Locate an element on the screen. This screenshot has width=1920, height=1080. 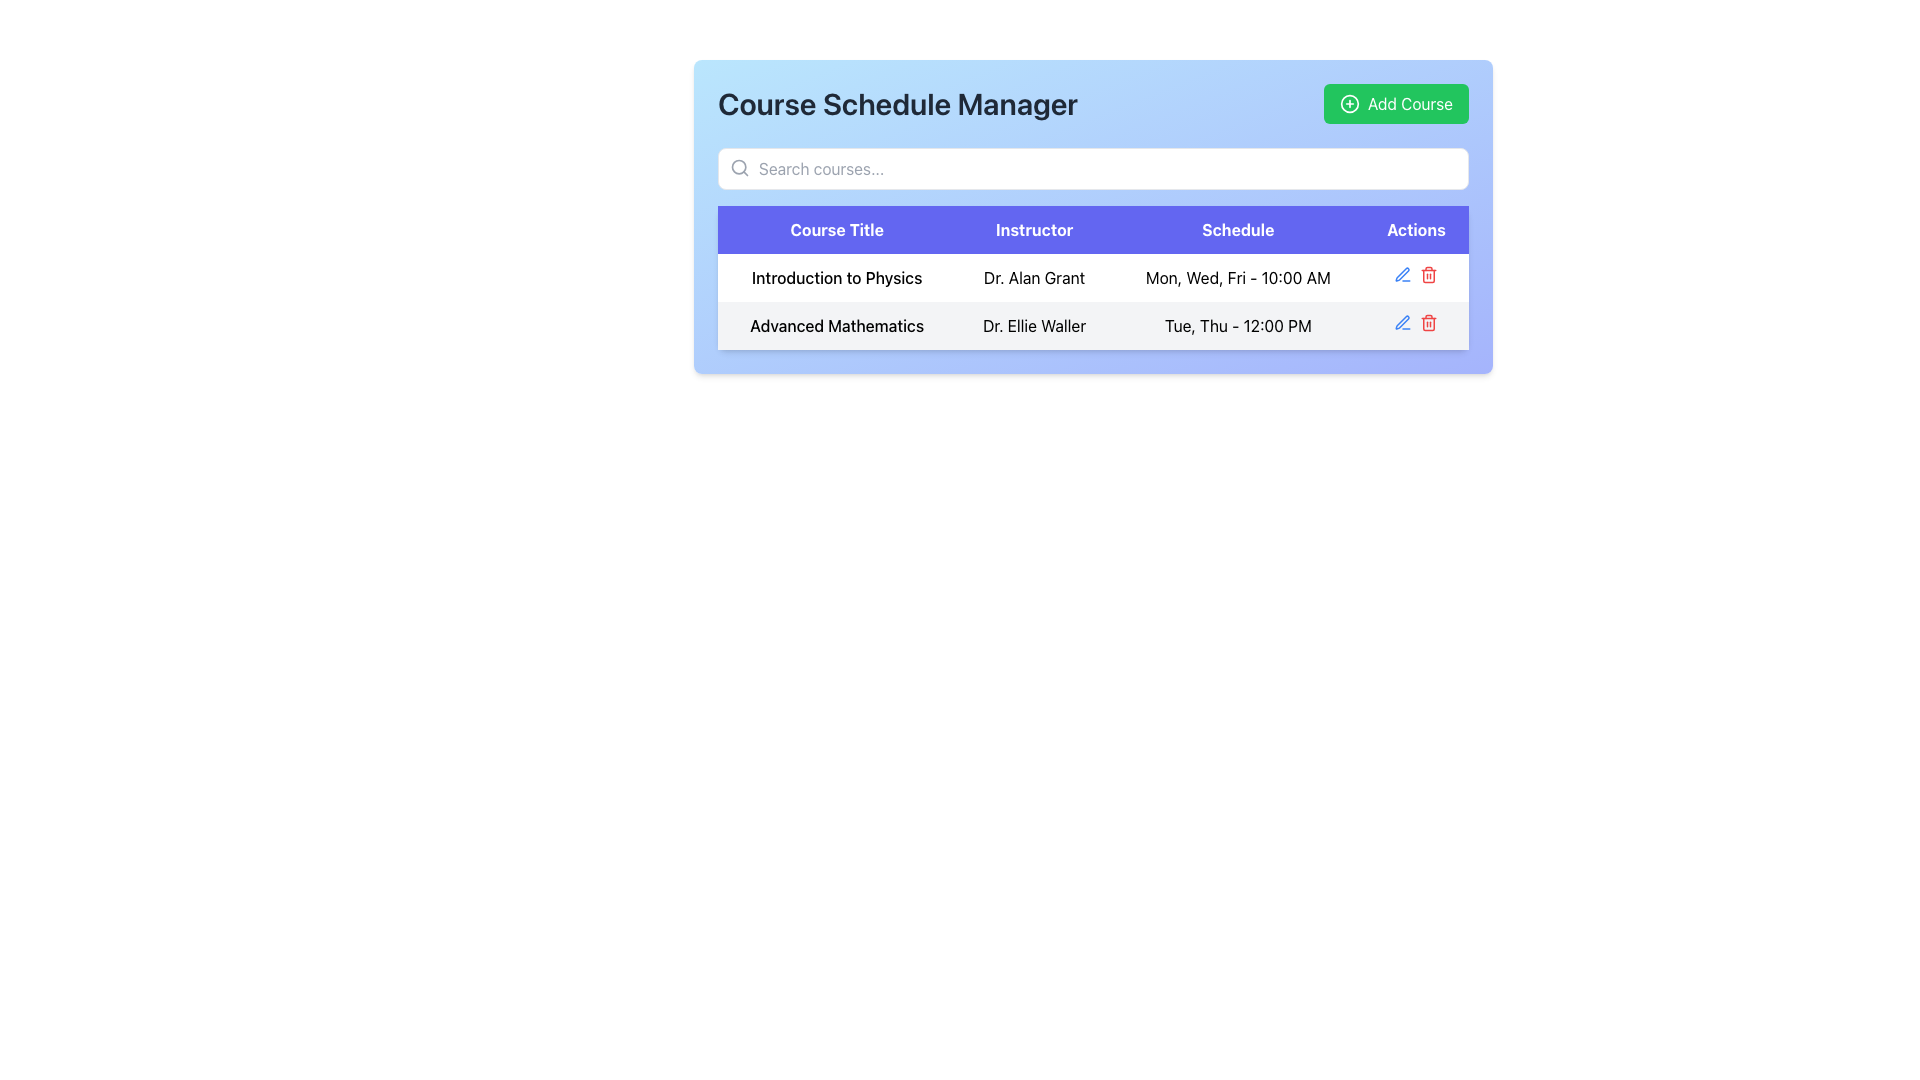
the text label within the 'Add Course' button located in the upper right corner of the interface, which describes the action of adding a new course is located at coordinates (1409, 104).